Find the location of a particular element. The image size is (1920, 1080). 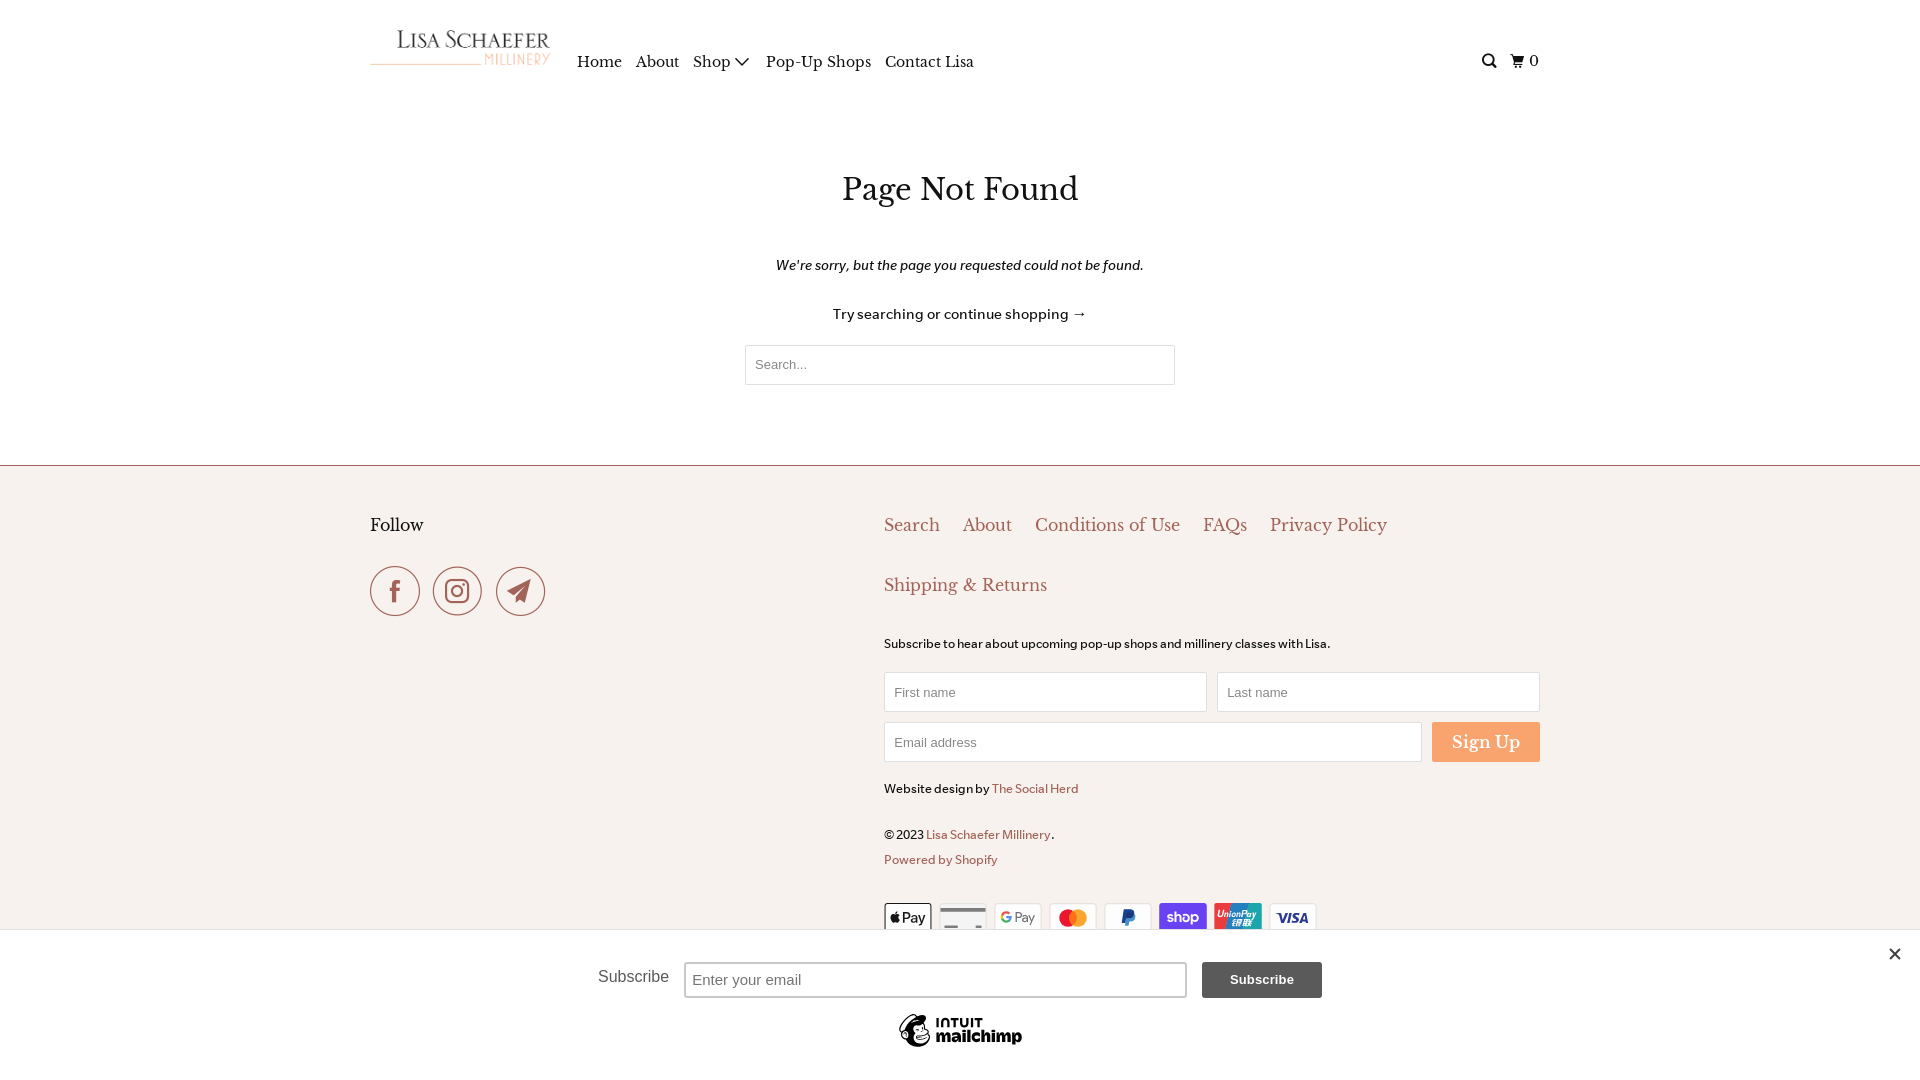

'Conditions of Use' is located at coordinates (1035, 524).